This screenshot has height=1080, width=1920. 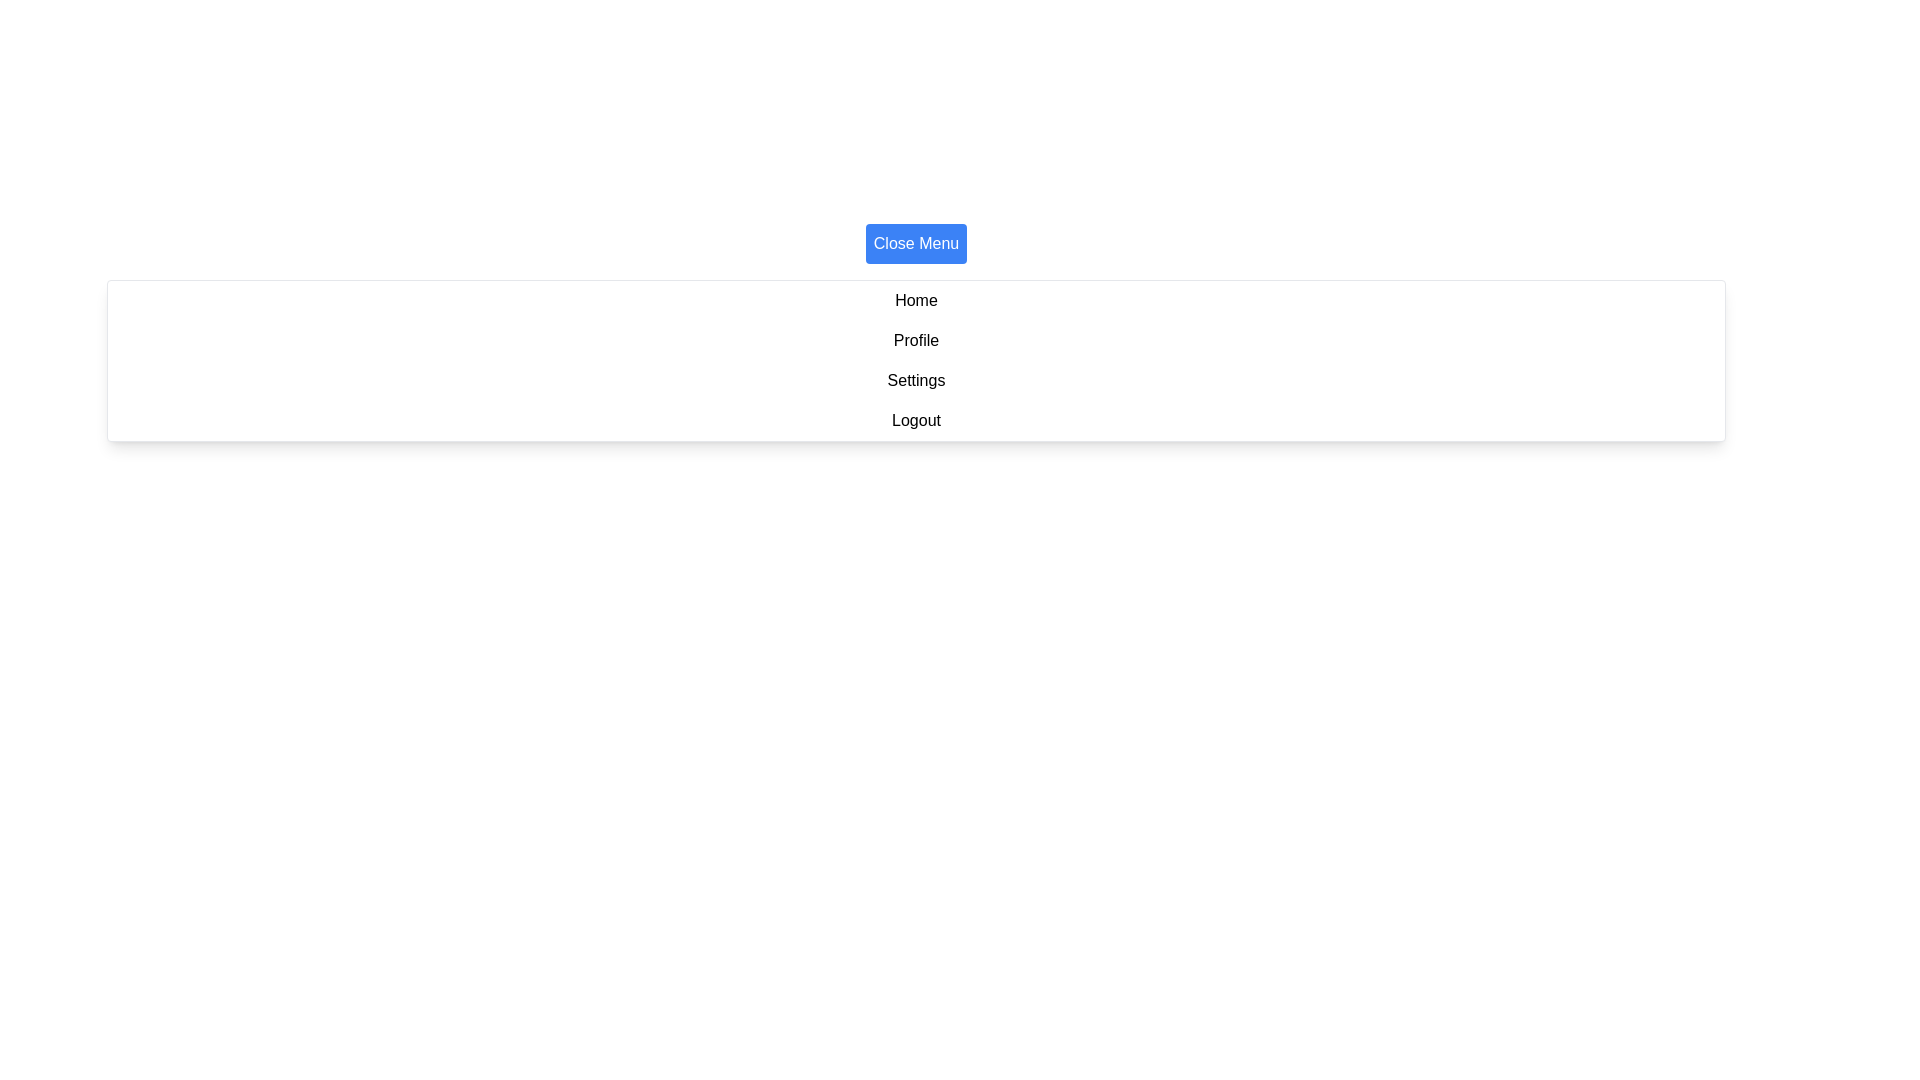 What do you see at coordinates (915, 381) in the screenshot?
I see `the third item in the vertical list of navigational items, which serves` at bounding box center [915, 381].